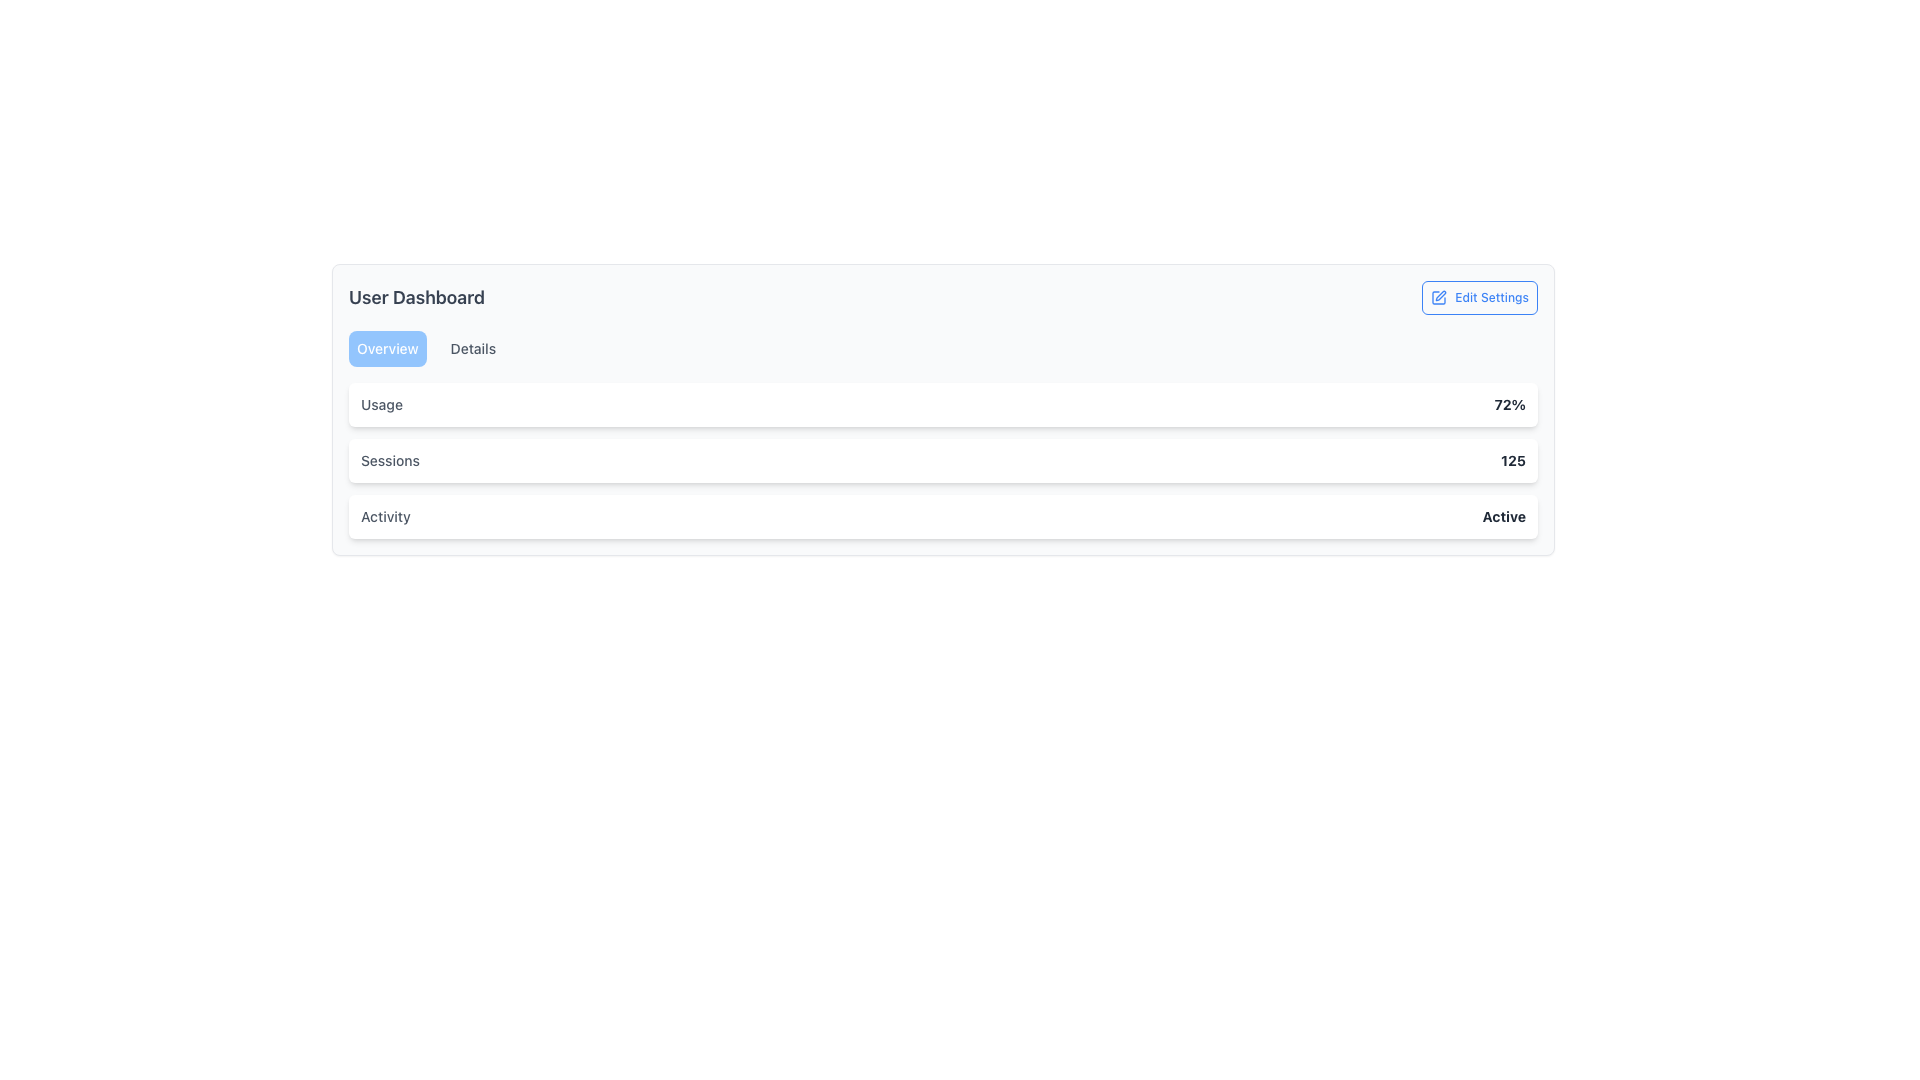 The image size is (1920, 1080). I want to click on the Text Label that indicates the type of information for the associated value '72%', positioned in the upper section of the dashboard interface, so click(381, 405).